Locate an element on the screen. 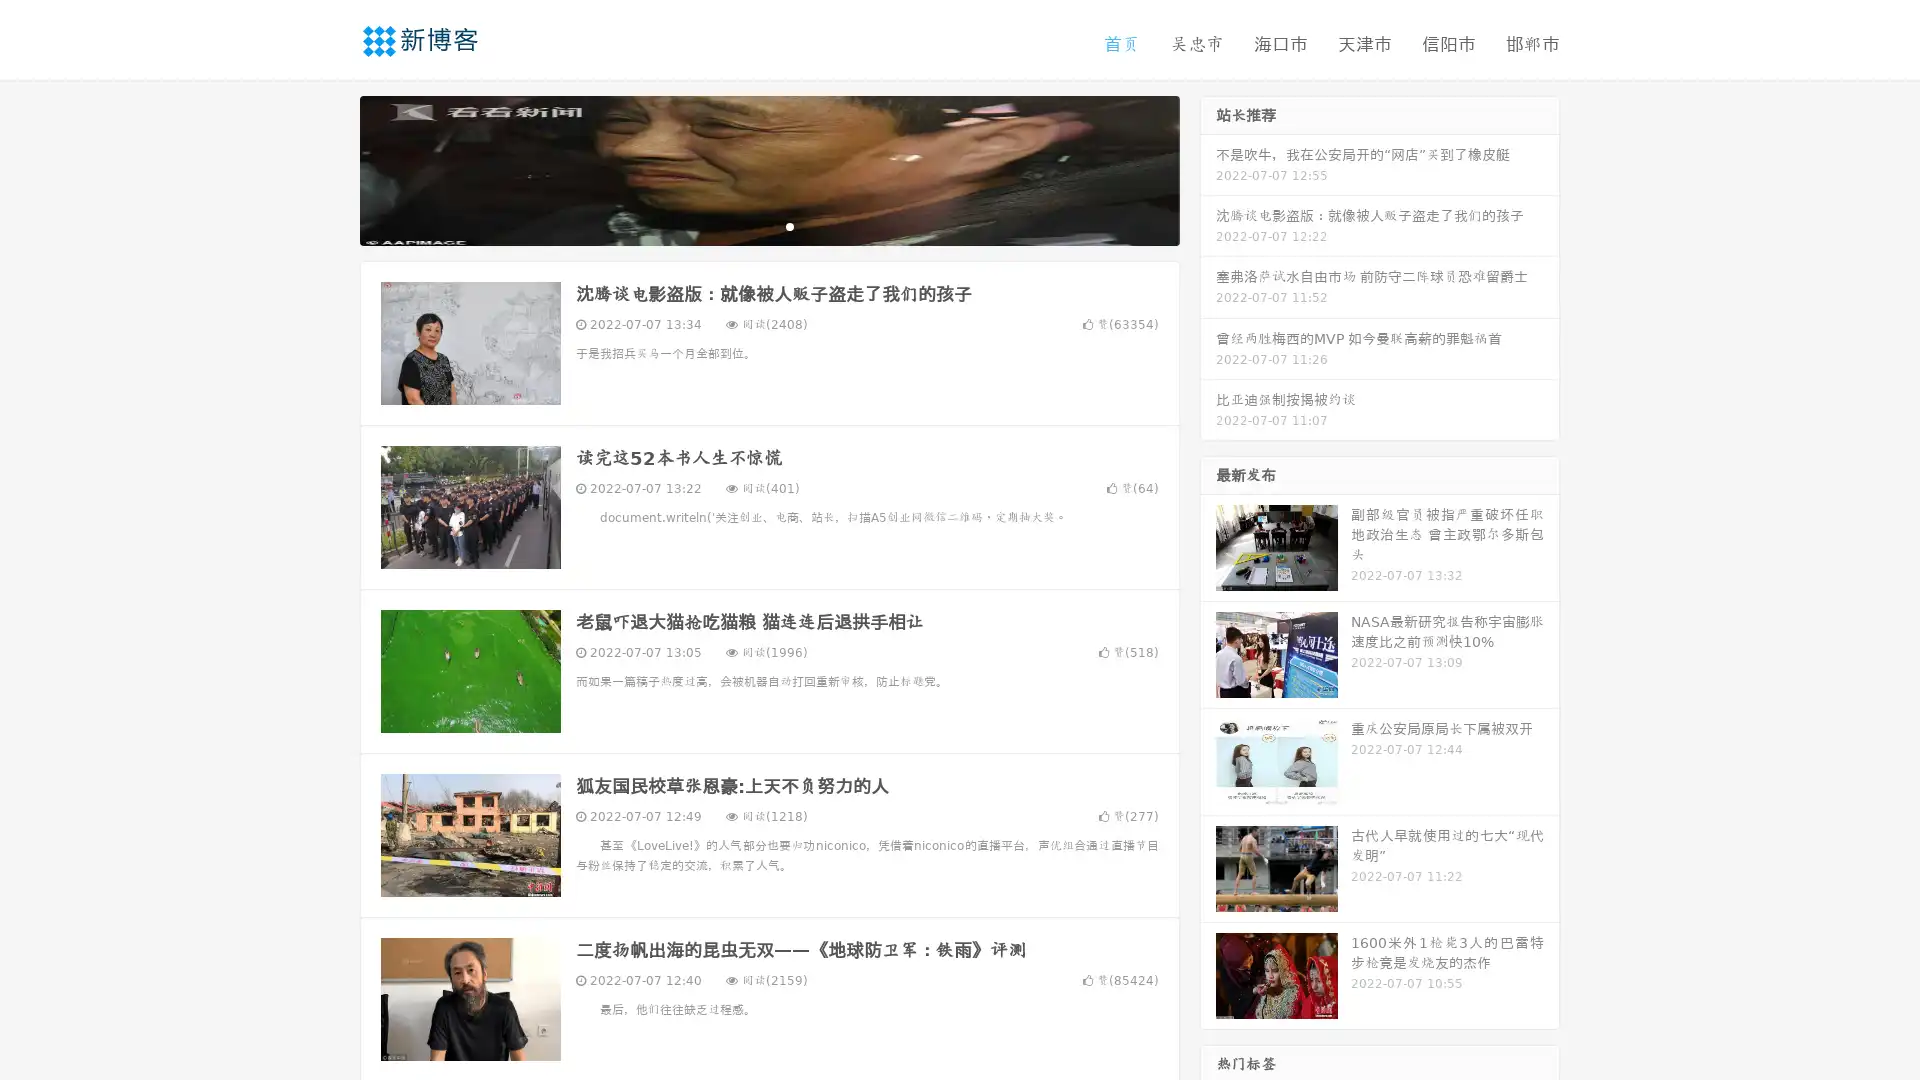 The height and width of the screenshot is (1080, 1920). Go to slide 2 is located at coordinates (768, 225).